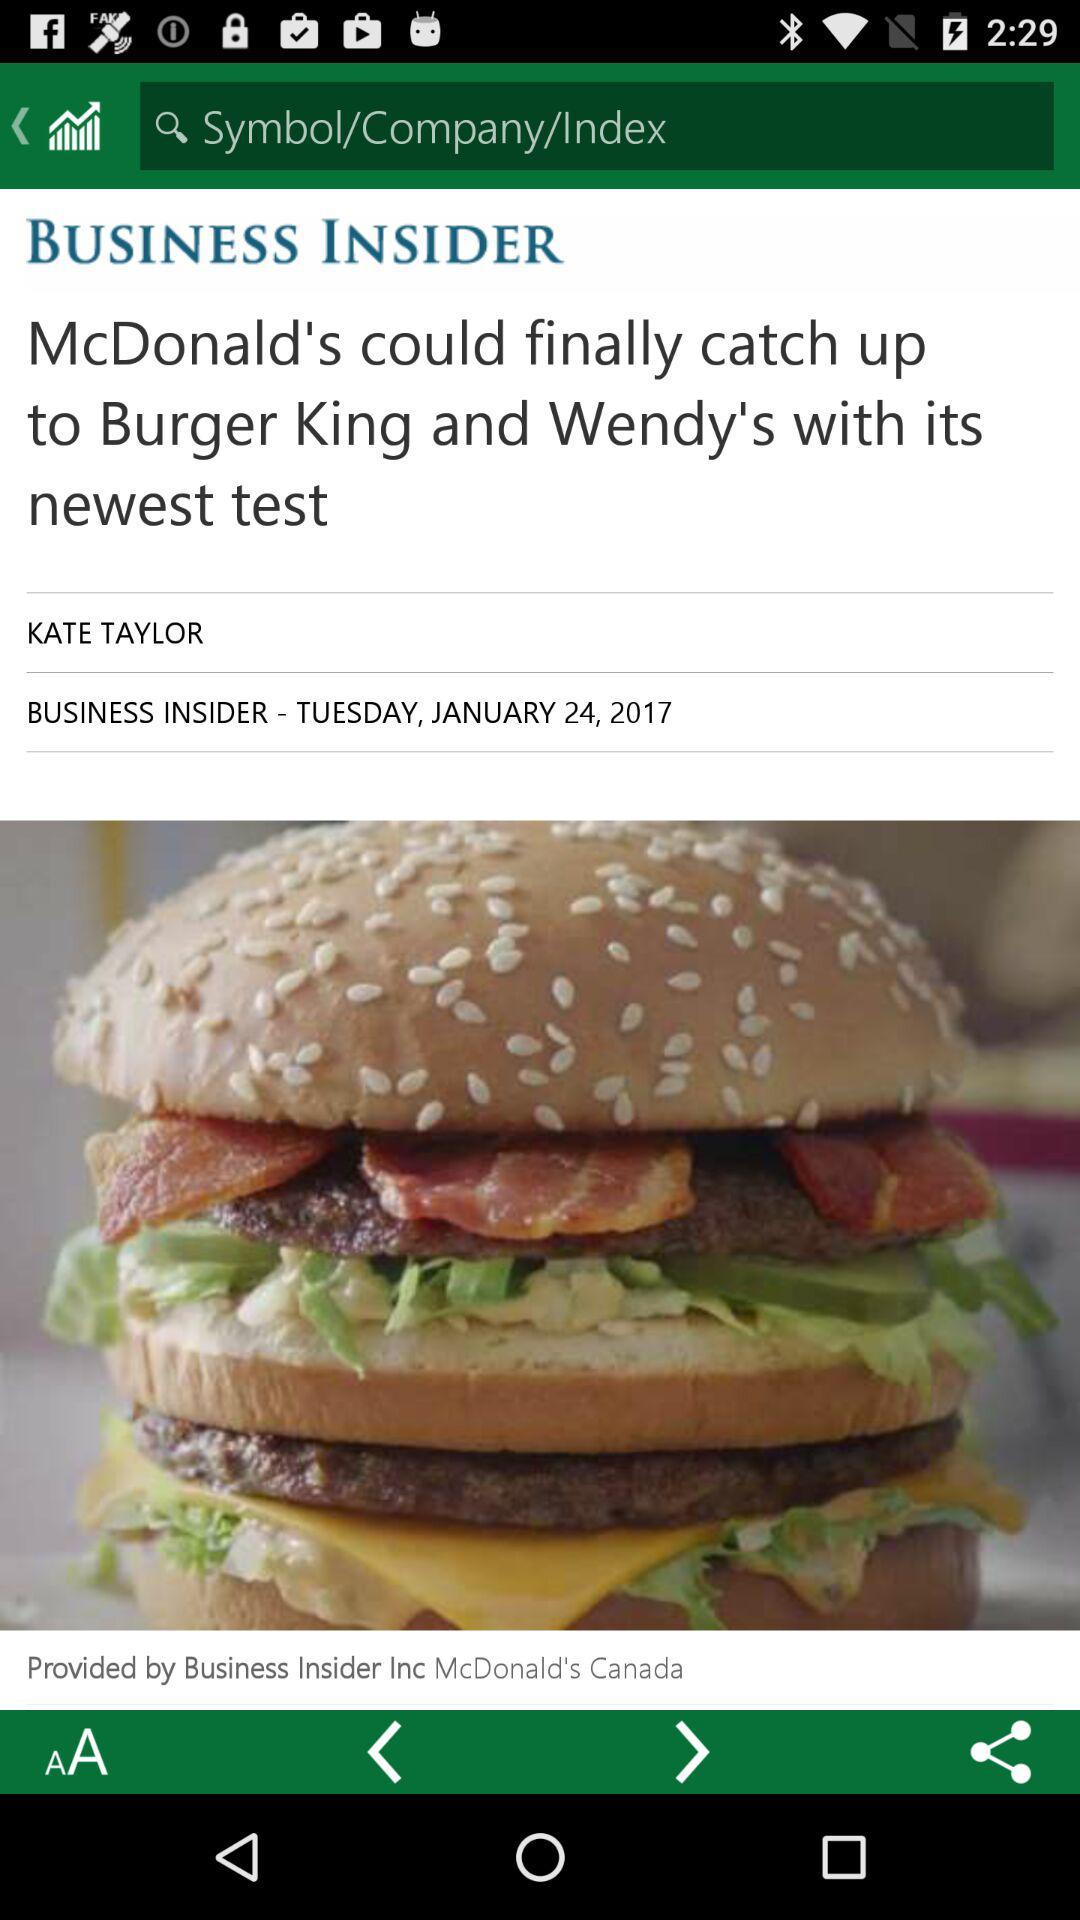 Image resolution: width=1080 pixels, height=1920 pixels. Describe the element at coordinates (75, 1751) in the screenshot. I see `the icon at the bottom left corner` at that location.